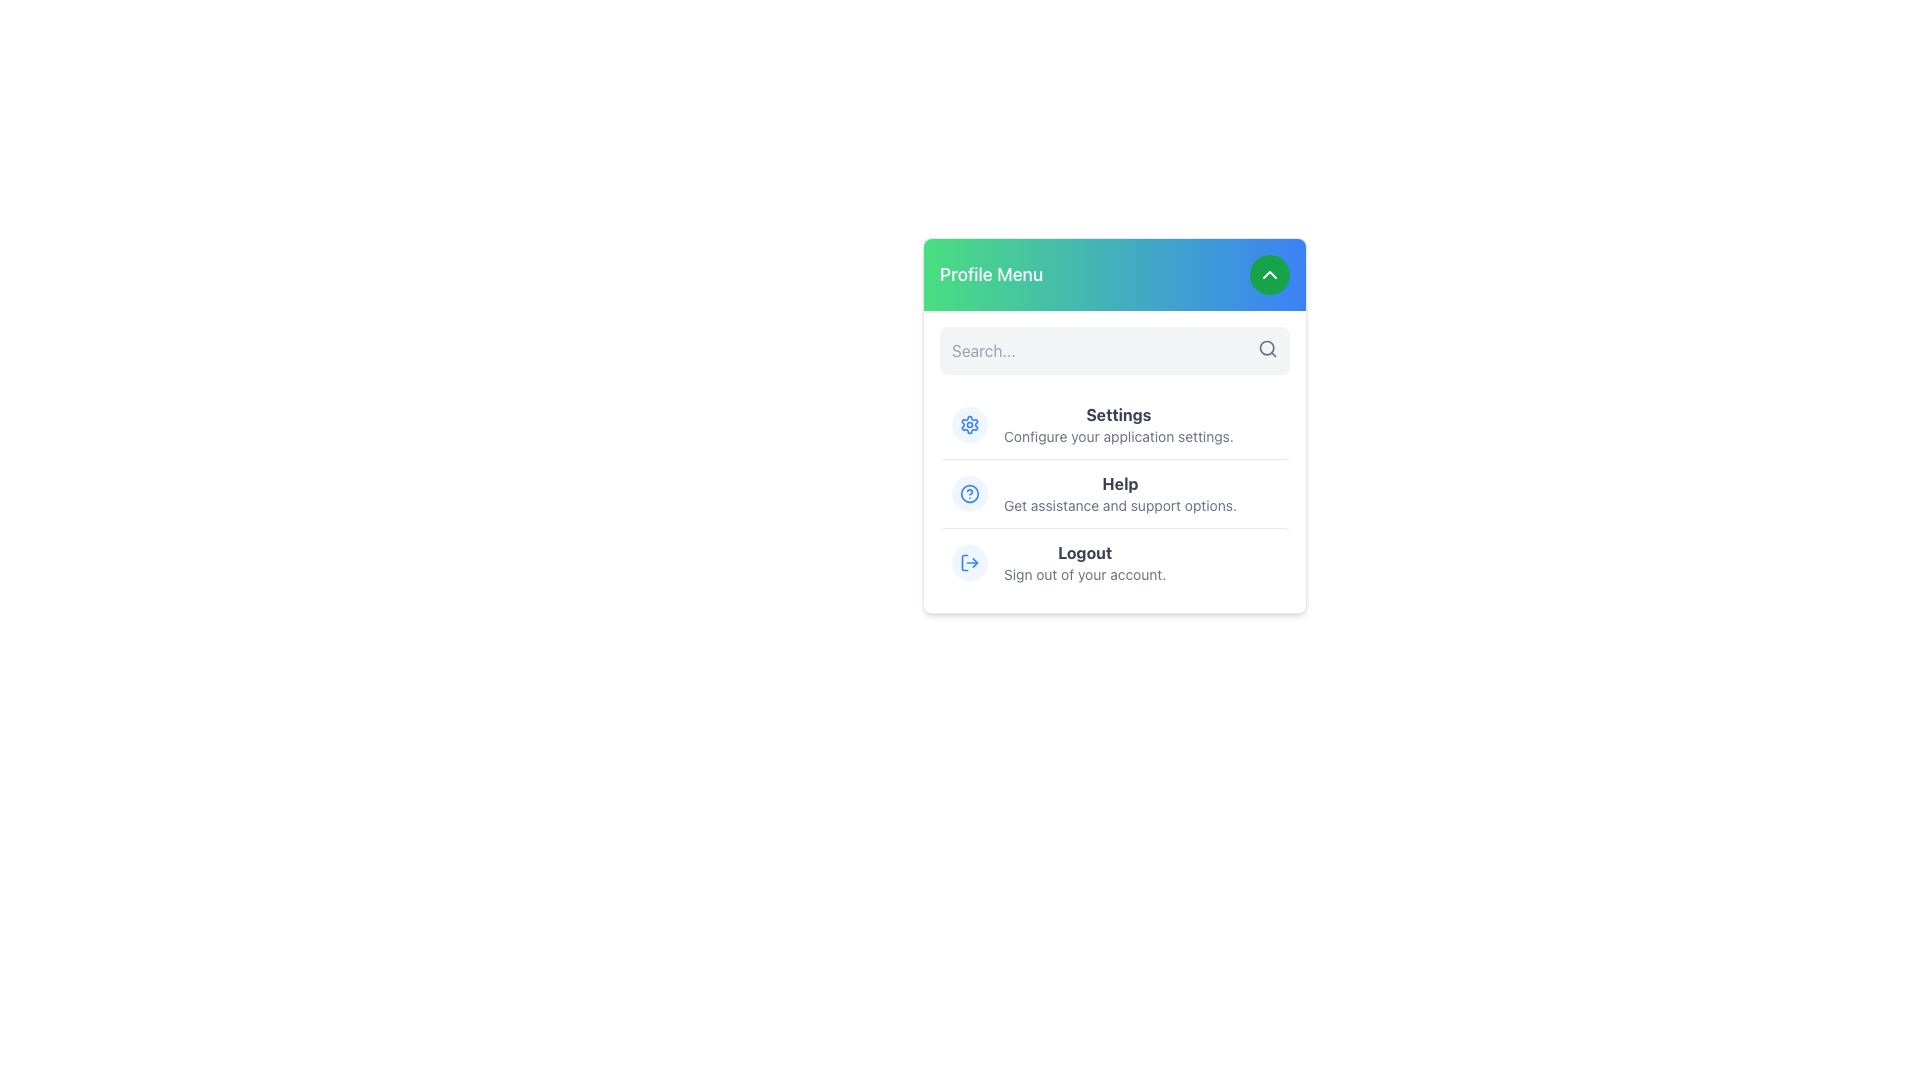 This screenshot has height=1080, width=1920. What do you see at coordinates (991, 274) in the screenshot?
I see `the 'Profile Menu' text label which is styled with a larger font size and bold weight, located in the green-to-blue gradient header area near the left side, adjacent to a circular button with a chevron icon` at bounding box center [991, 274].